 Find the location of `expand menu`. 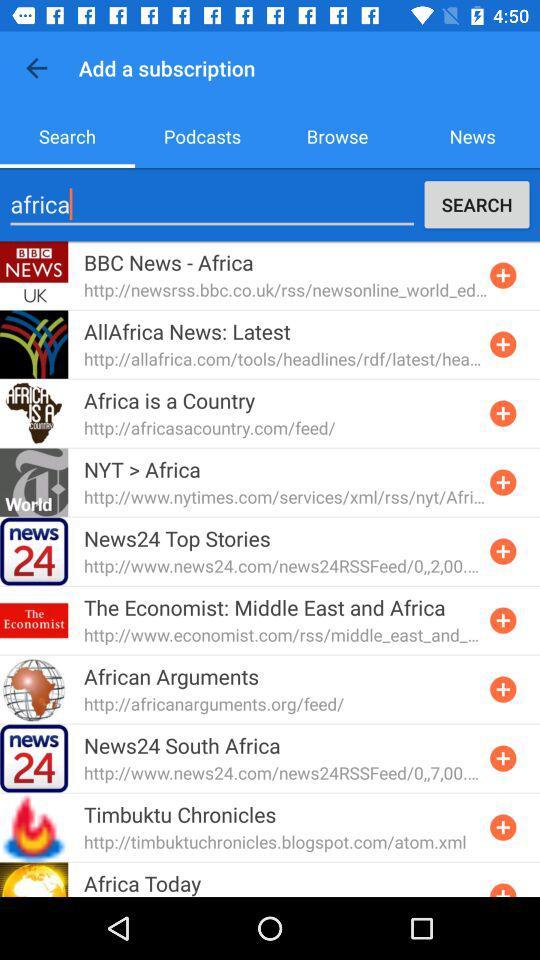

expand menu is located at coordinates (502, 887).